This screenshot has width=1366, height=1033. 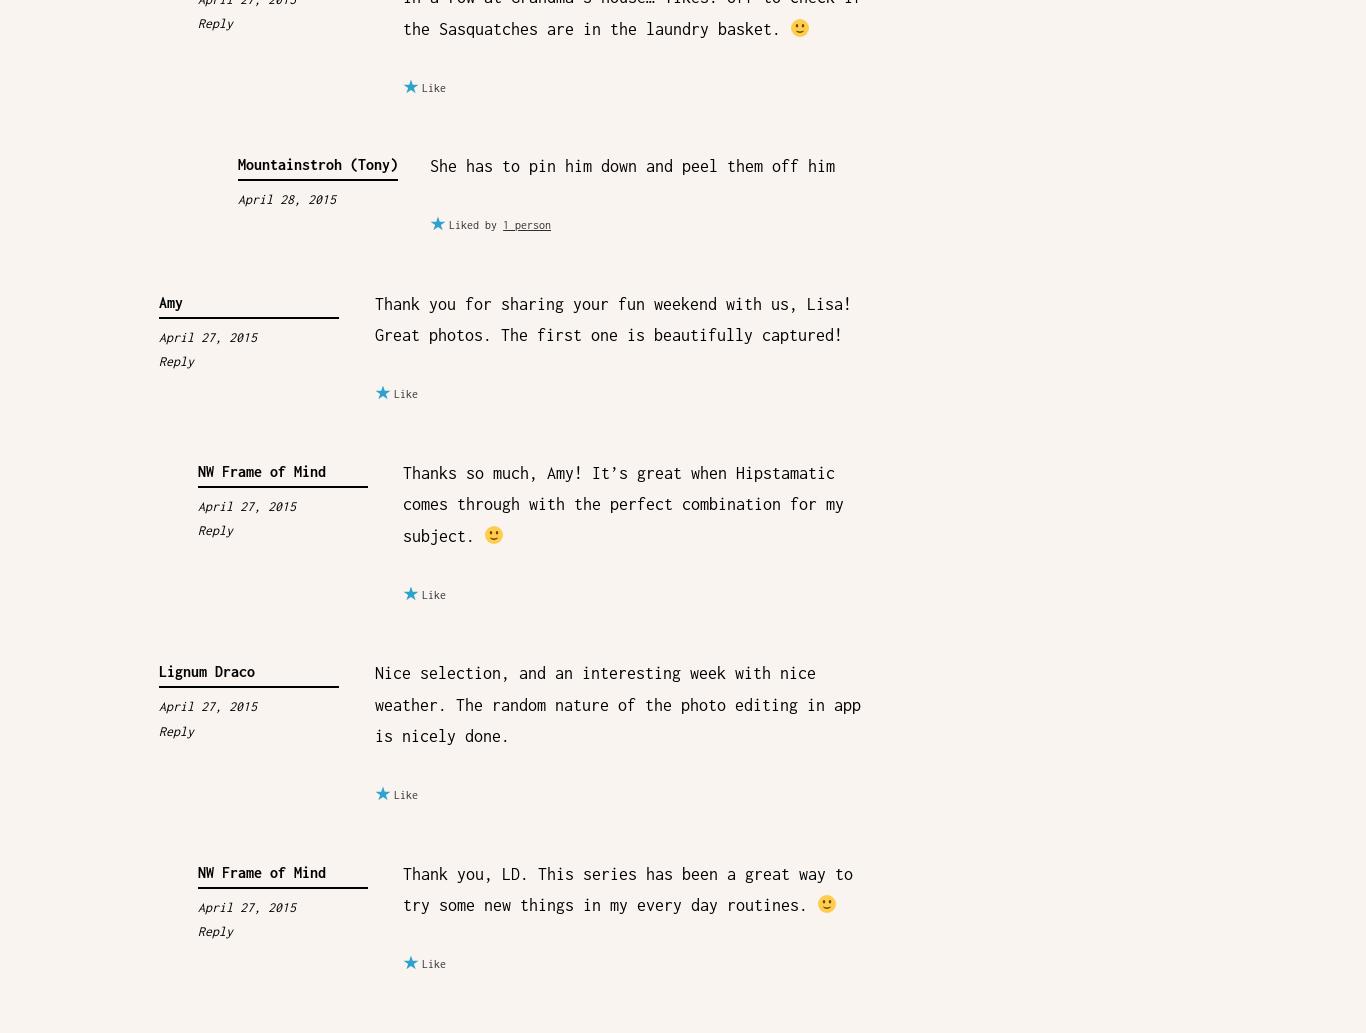 I want to click on '1 person', so click(x=502, y=223).